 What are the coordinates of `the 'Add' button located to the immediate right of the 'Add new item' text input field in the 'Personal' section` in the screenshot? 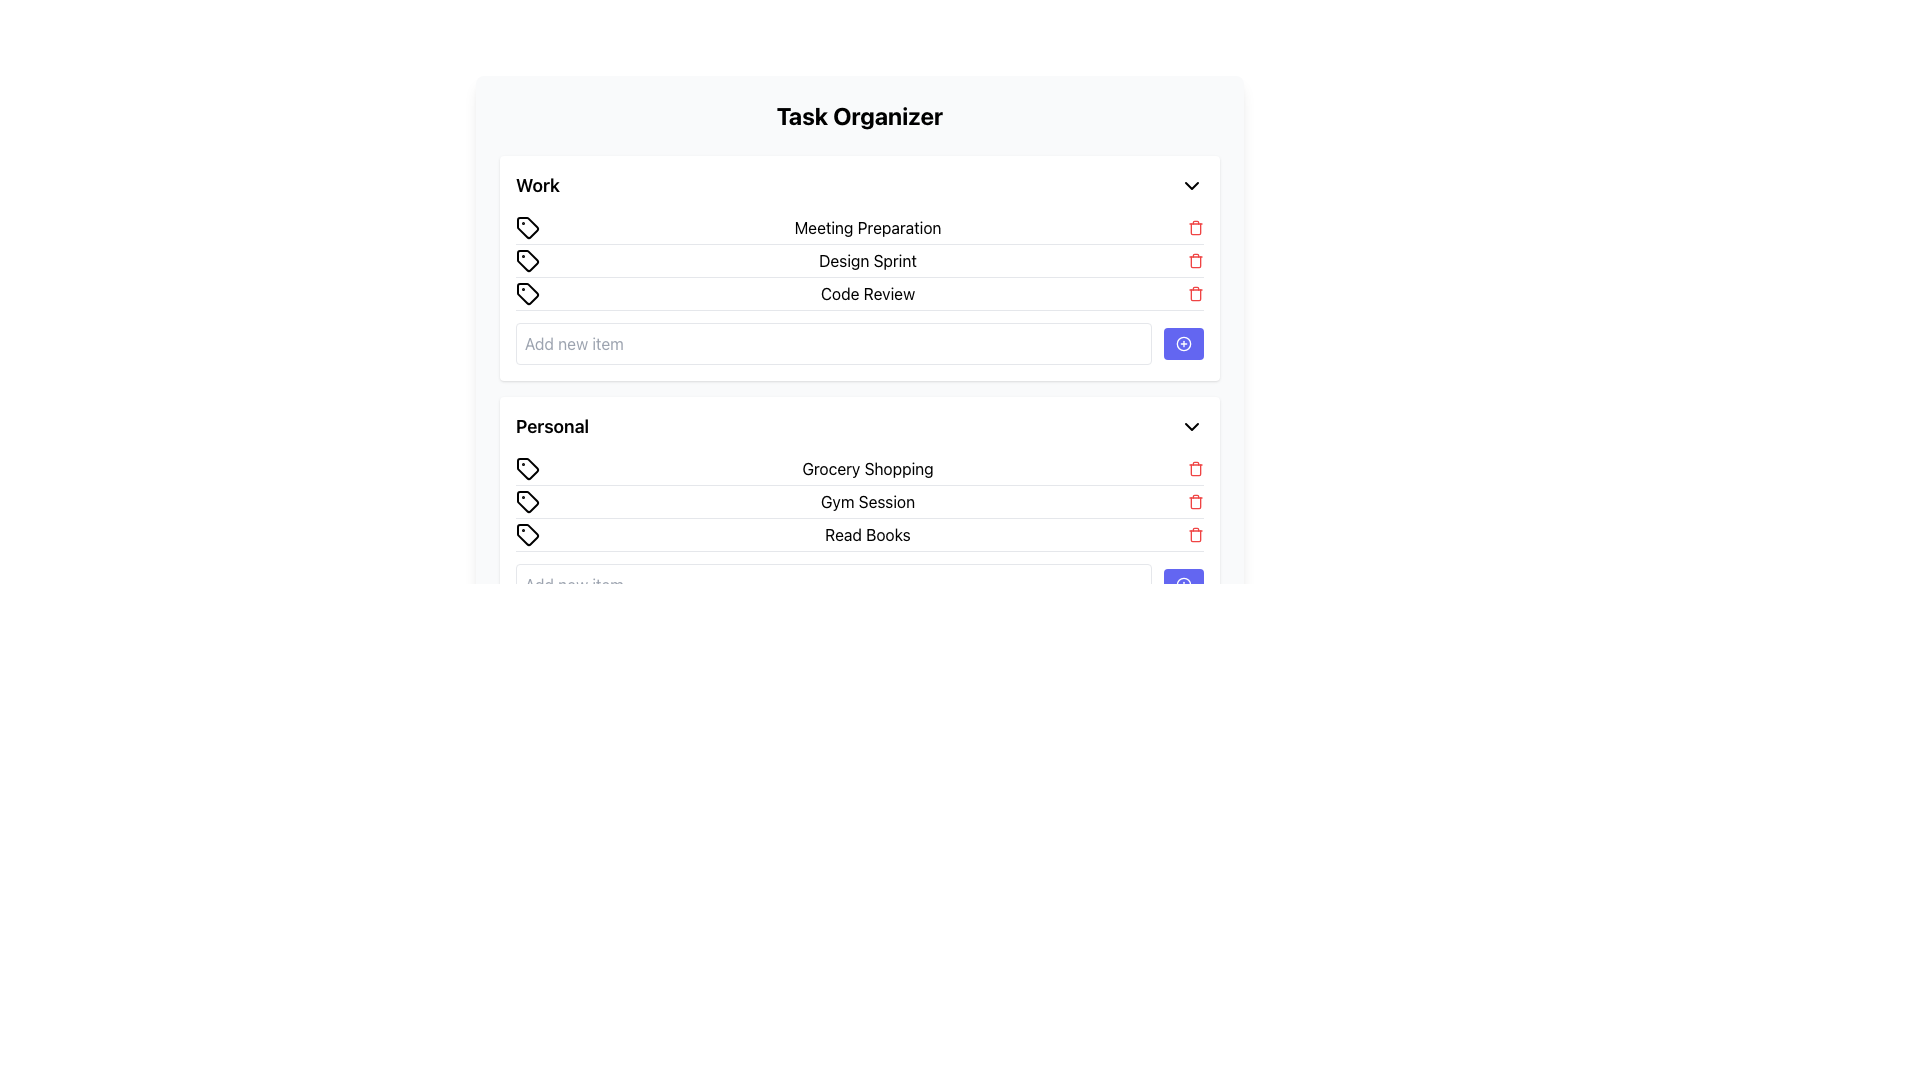 It's located at (1184, 585).